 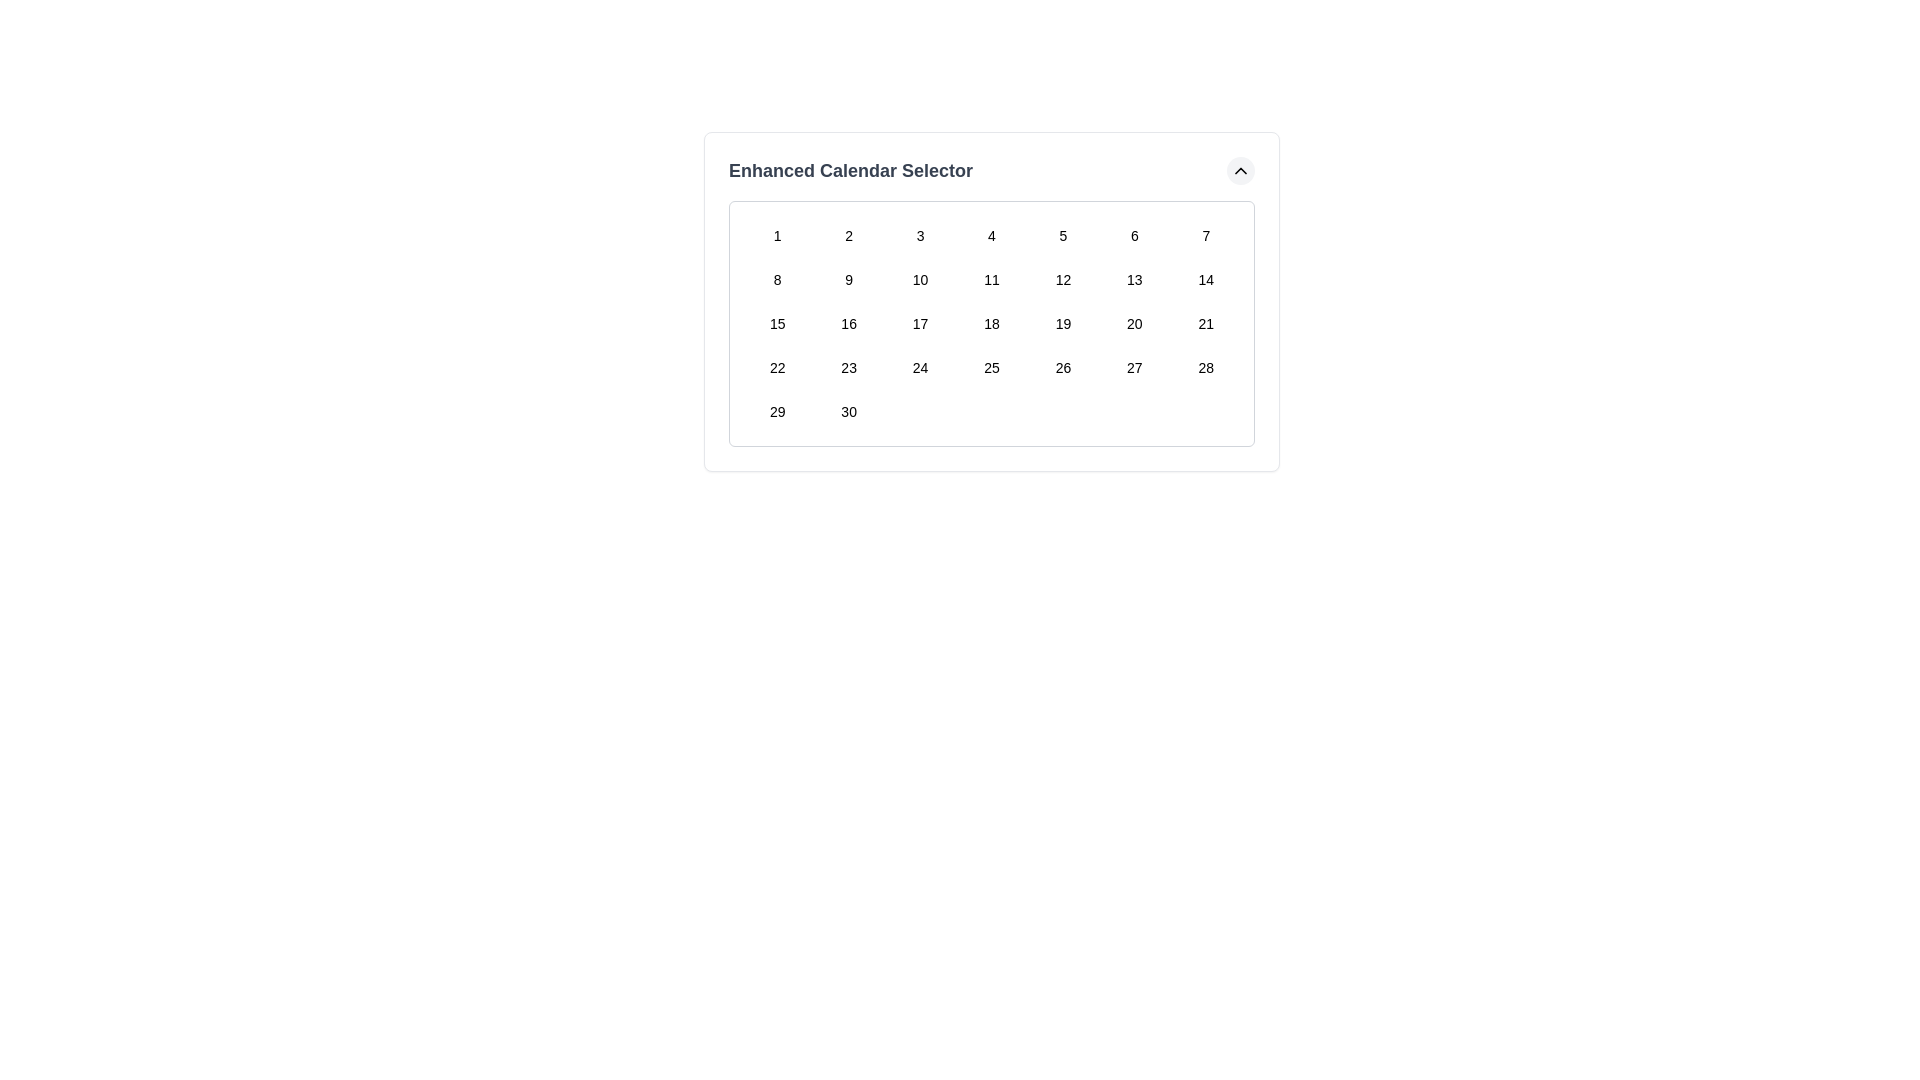 What do you see at coordinates (1240, 169) in the screenshot?
I see `the small rounded button with a light gray background and an upward-pointing chevron icon, located to the far right of the 'Enhanced Calendar Selector' title` at bounding box center [1240, 169].